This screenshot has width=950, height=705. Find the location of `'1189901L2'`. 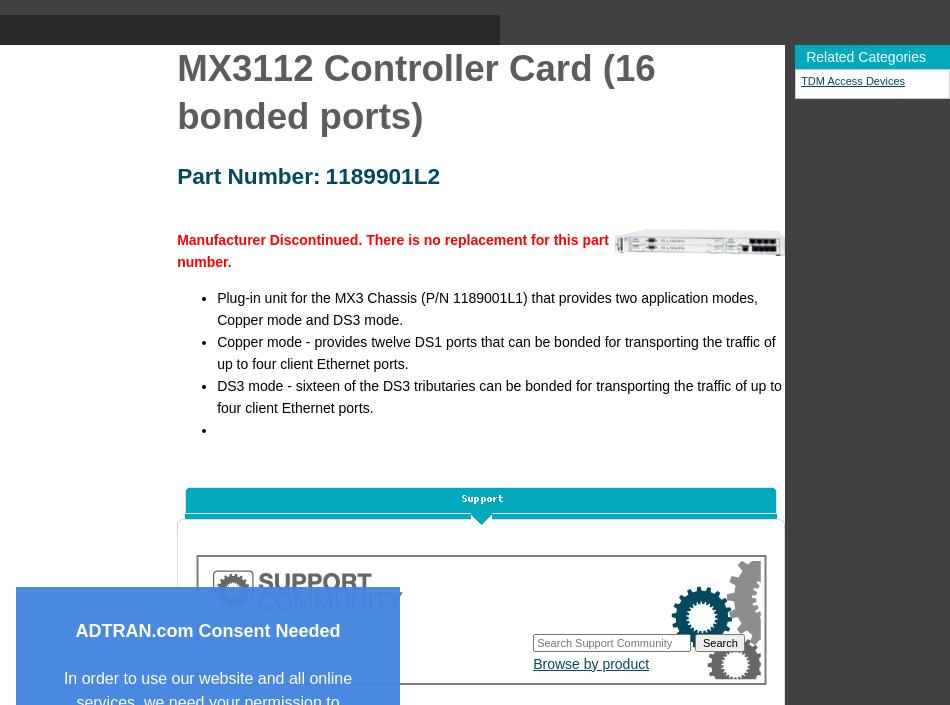

'1189901L2' is located at coordinates (381, 174).